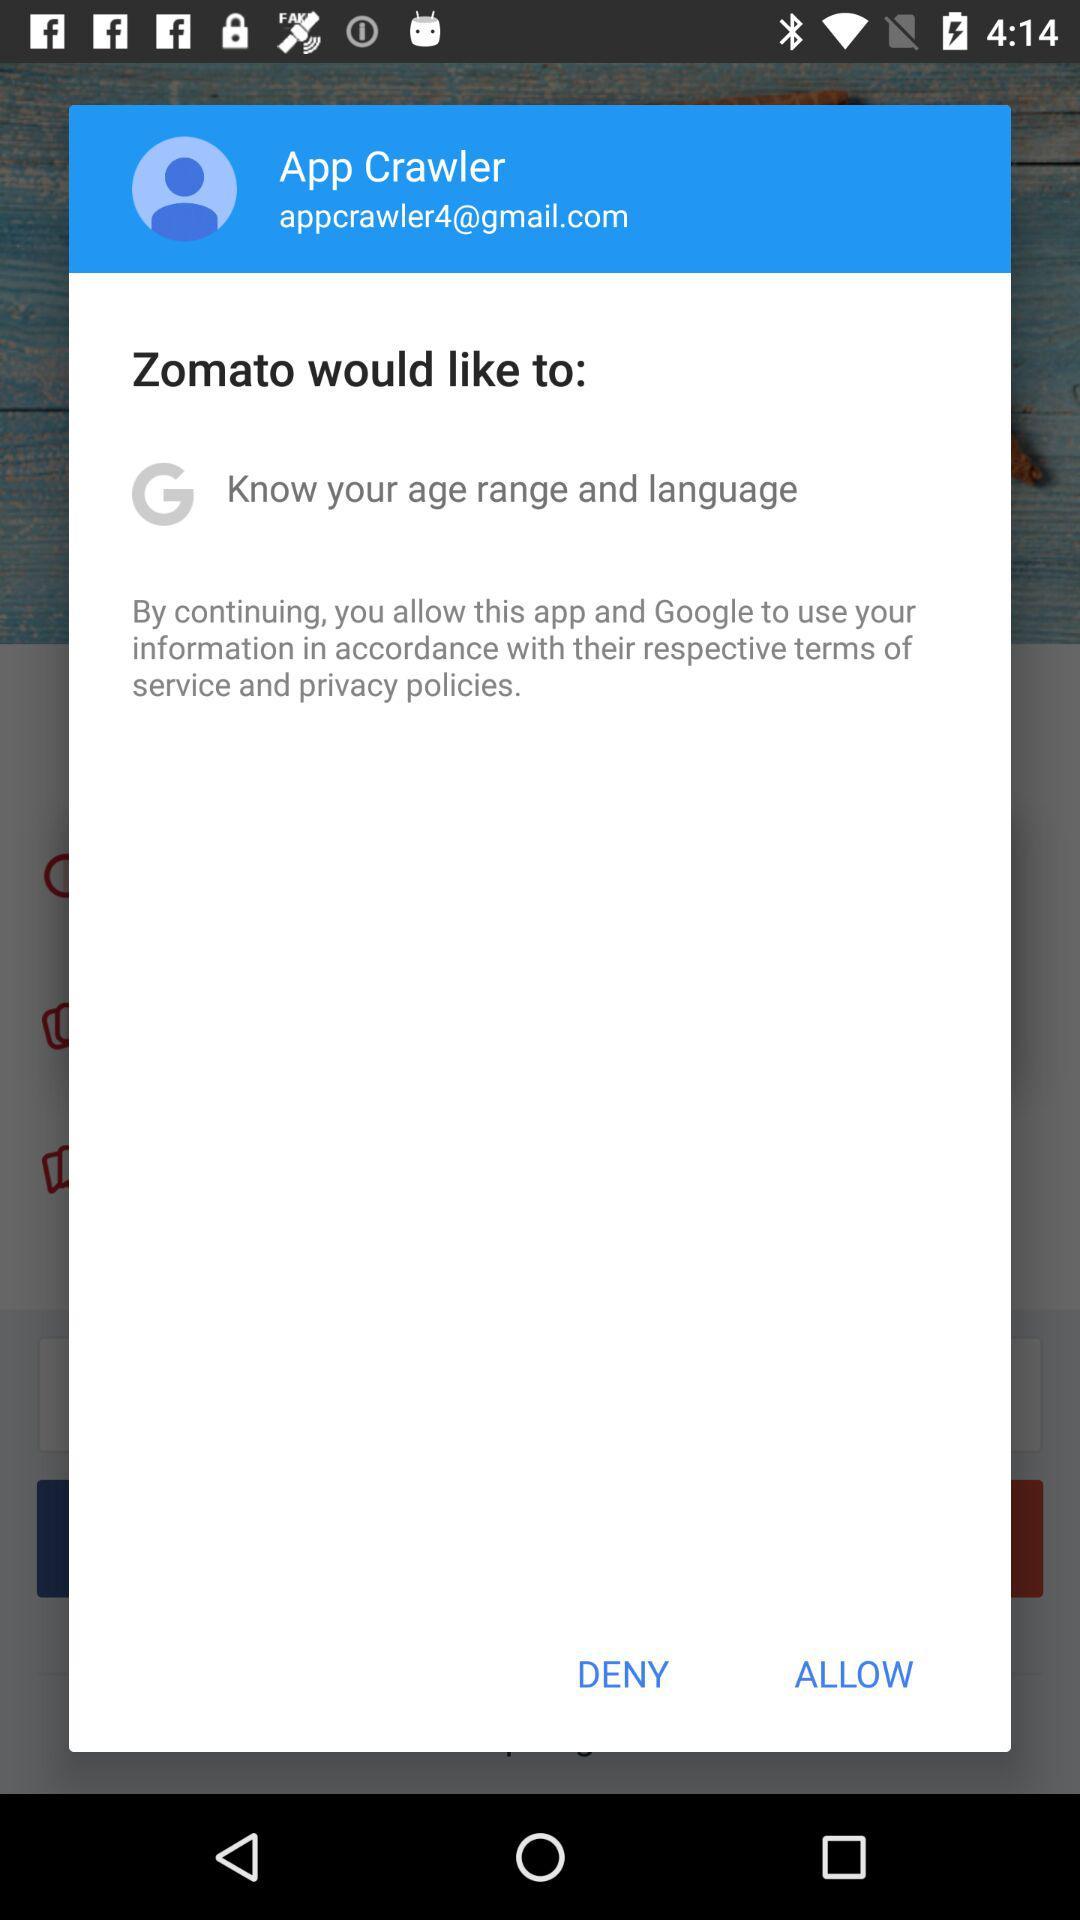  What do you see at coordinates (511, 487) in the screenshot?
I see `know your age` at bounding box center [511, 487].